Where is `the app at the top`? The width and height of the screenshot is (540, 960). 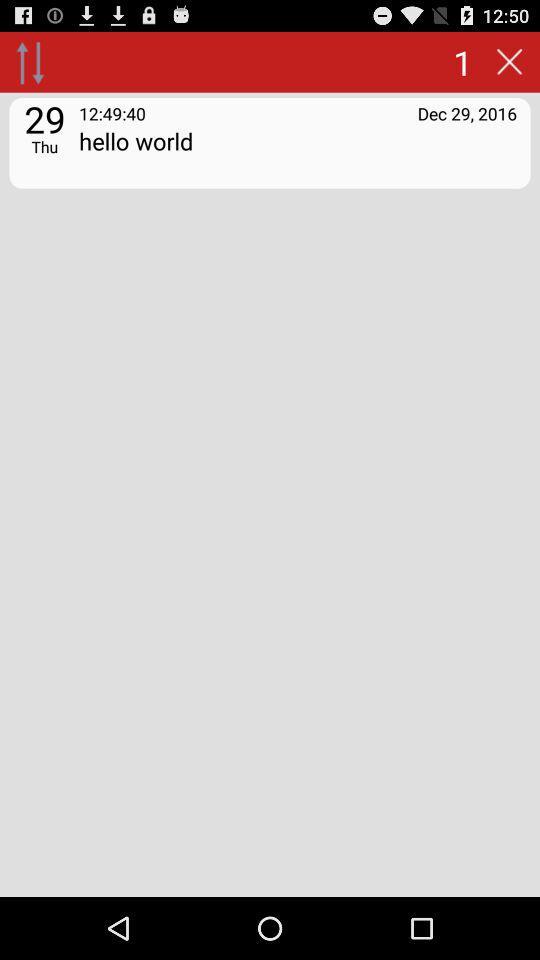
the app at the top is located at coordinates (297, 153).